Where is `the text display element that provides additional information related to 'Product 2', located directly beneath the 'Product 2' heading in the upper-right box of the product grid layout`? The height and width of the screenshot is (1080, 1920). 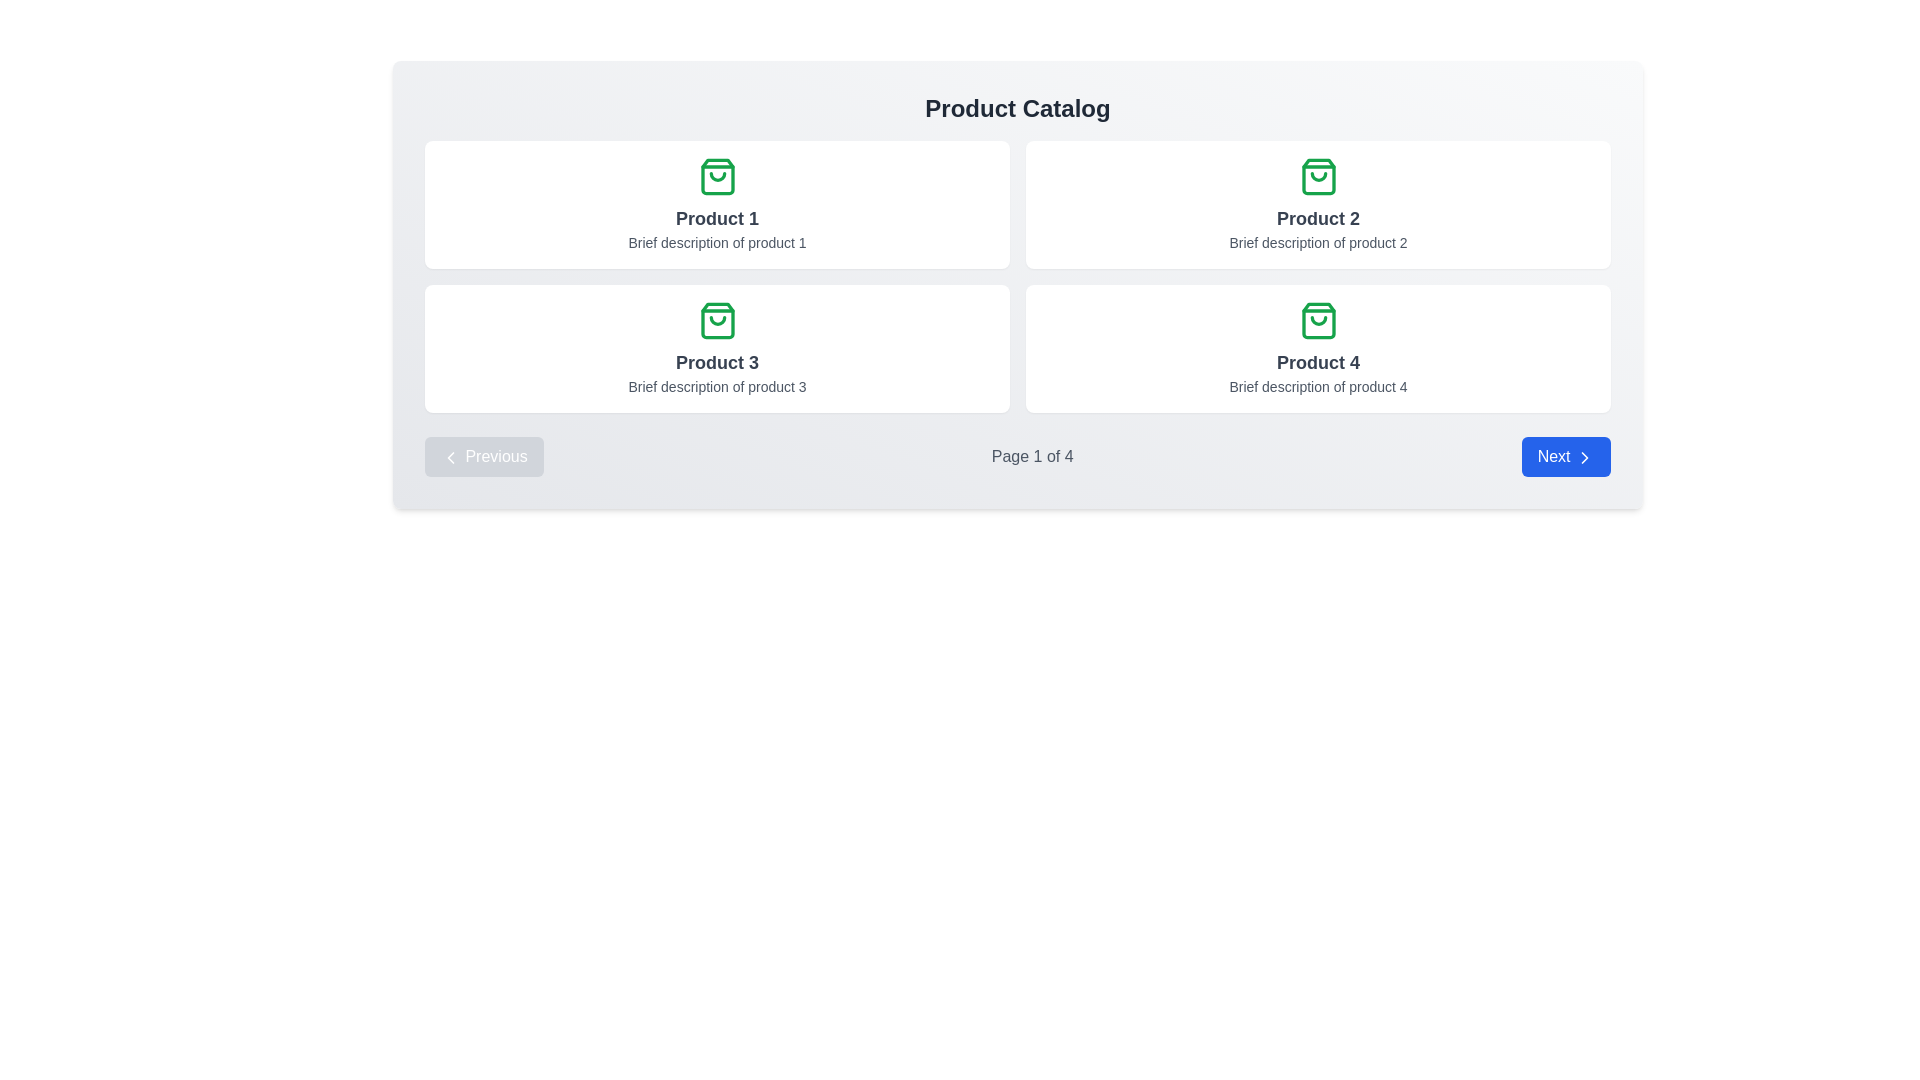 the text display element that provides additional information related to 'Product 2', located directly beneath the 'Product 2' heading in the upper-right box of the product grid layout is located at coordinates (1318, 242).